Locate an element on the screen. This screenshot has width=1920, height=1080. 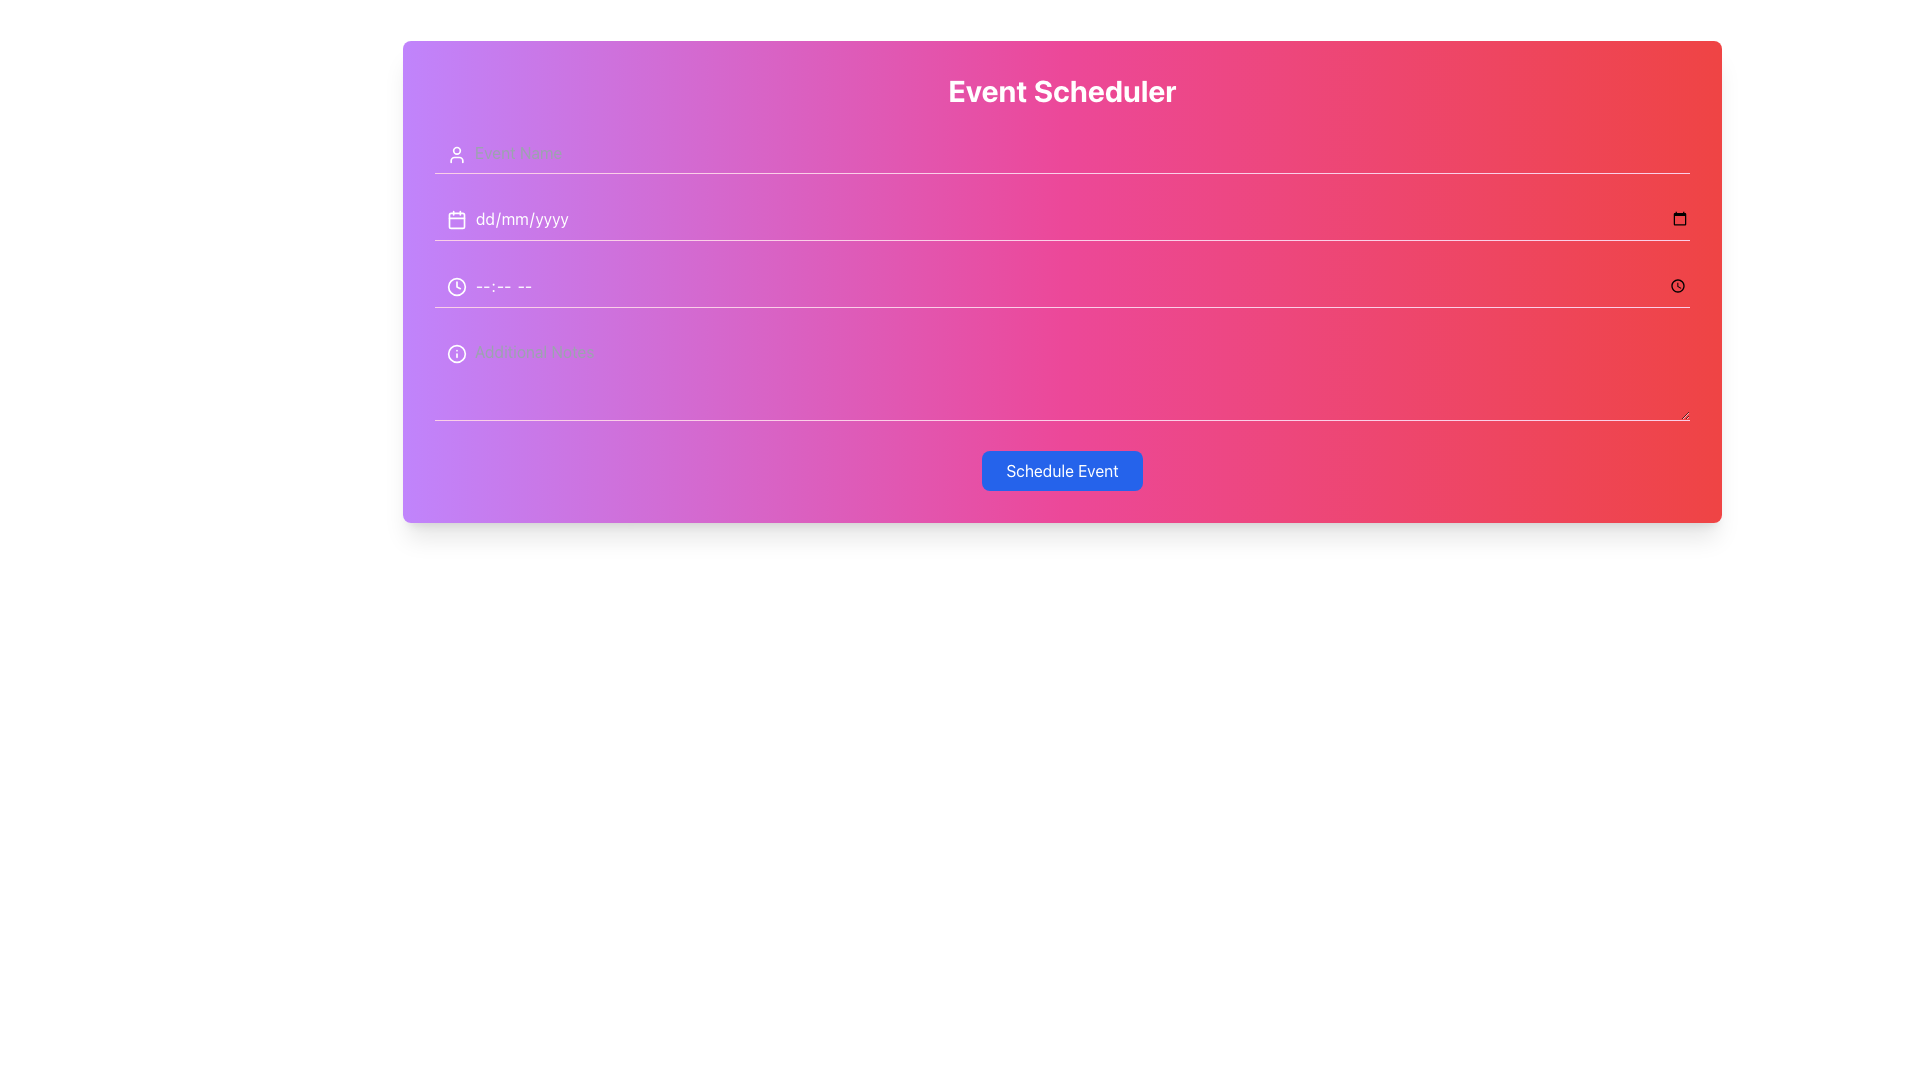
the clock icon that represents the concept of time, located to the left of the time input field is located at coordinates (455, 286).